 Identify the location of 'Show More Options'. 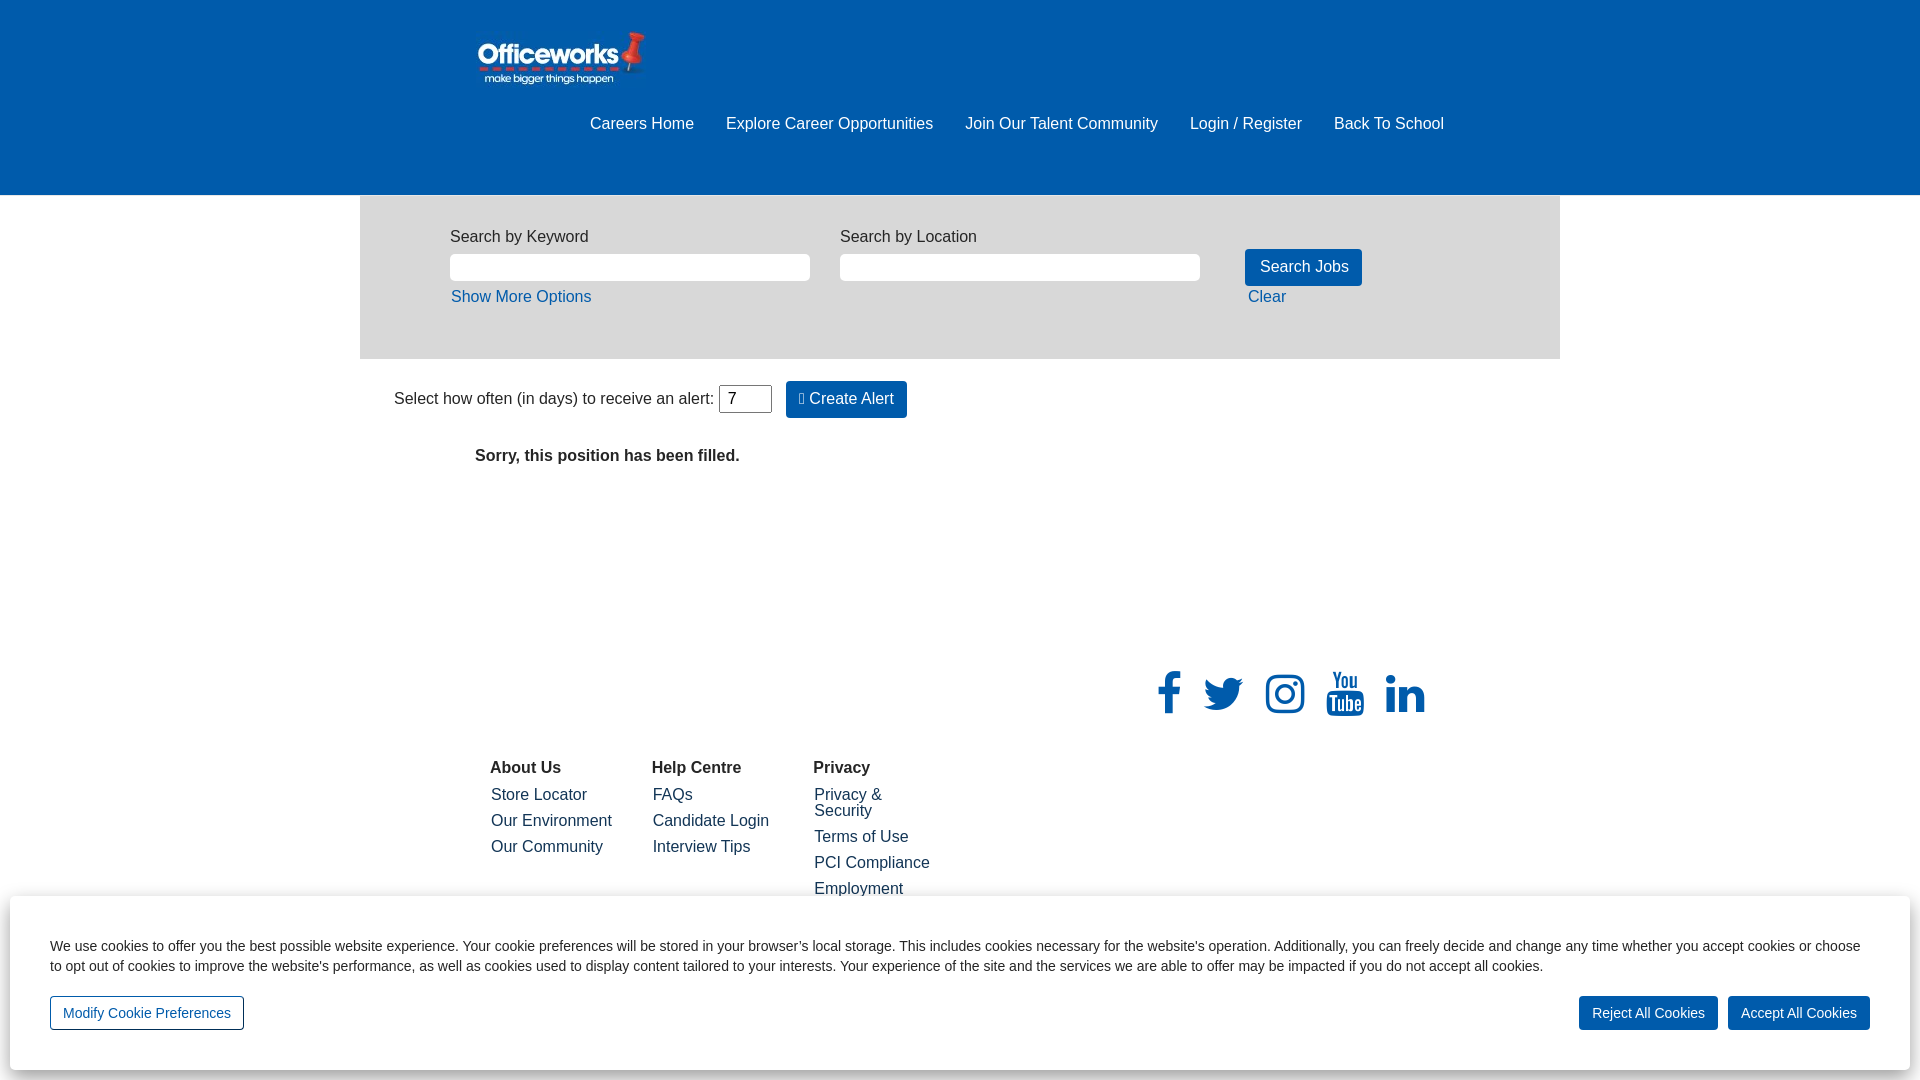
(521, 296).